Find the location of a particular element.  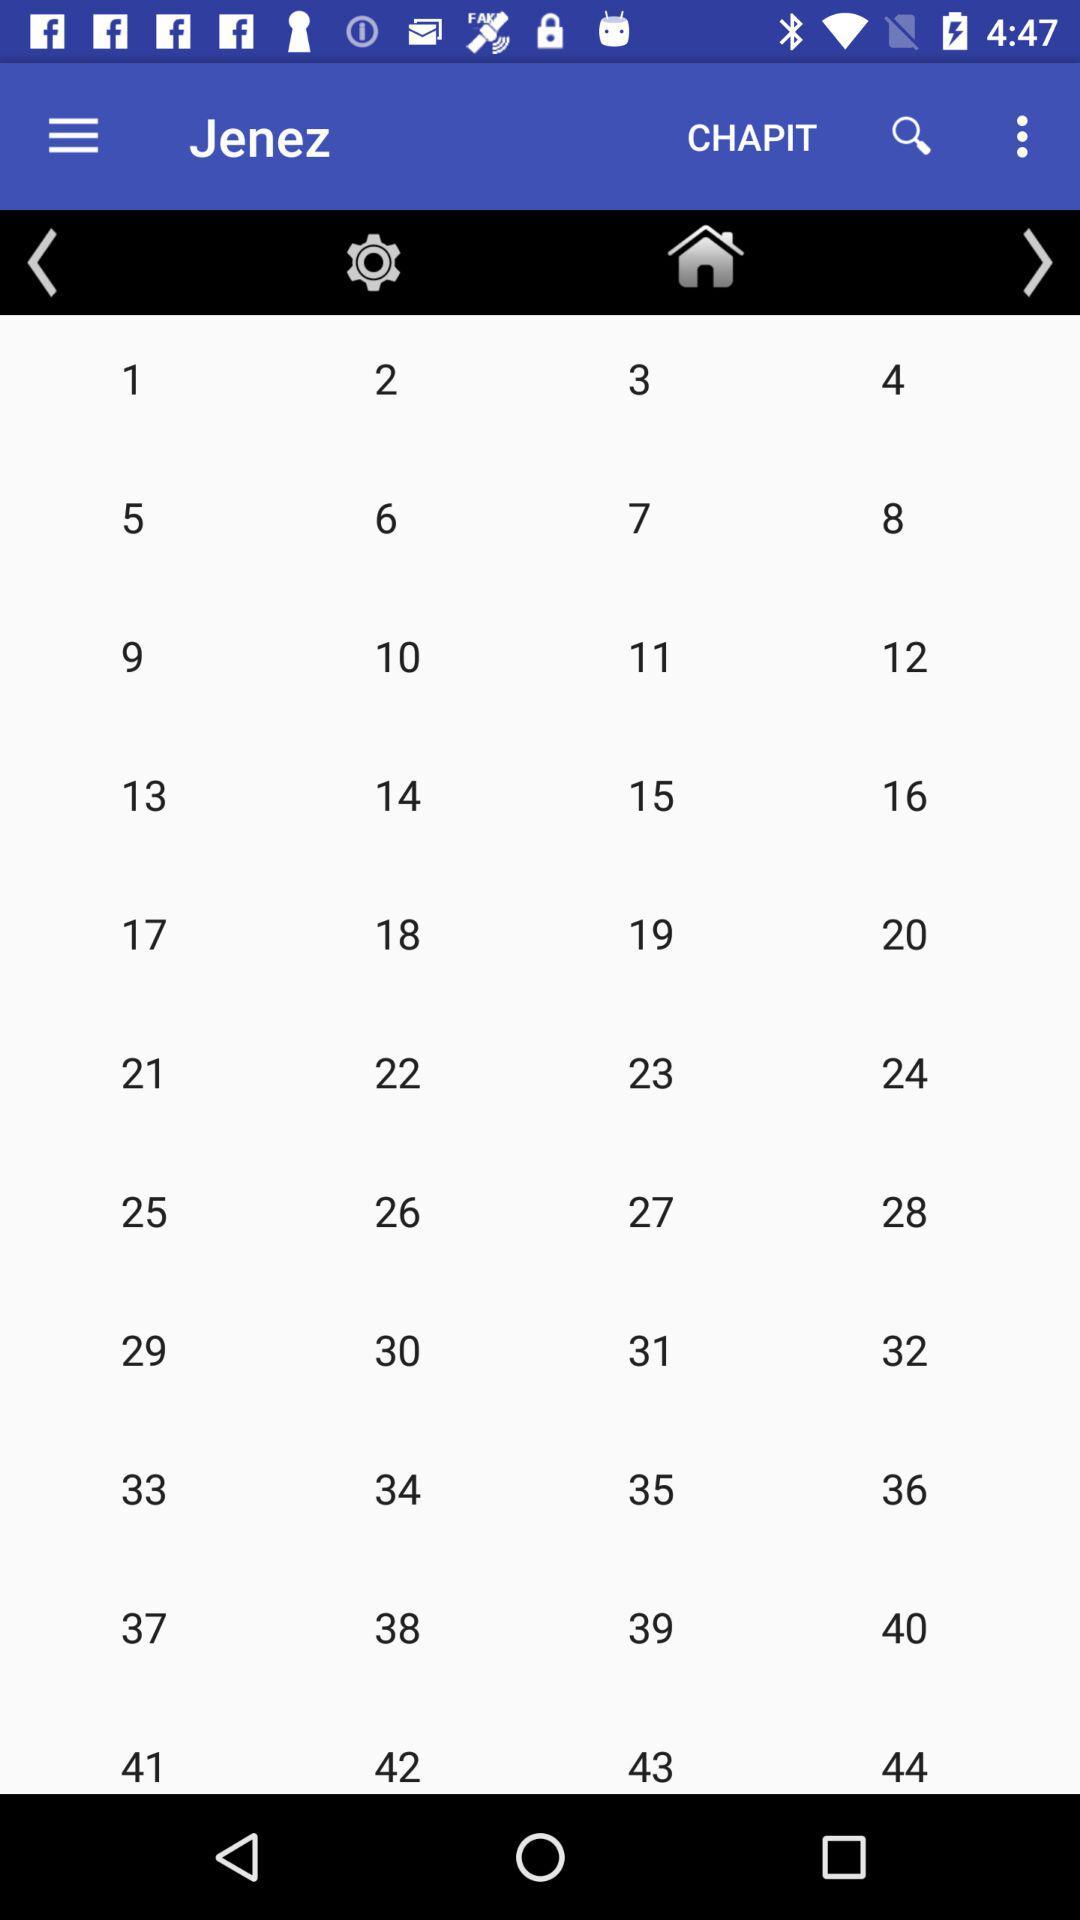

the home icon is located at coordinates (704, 251).